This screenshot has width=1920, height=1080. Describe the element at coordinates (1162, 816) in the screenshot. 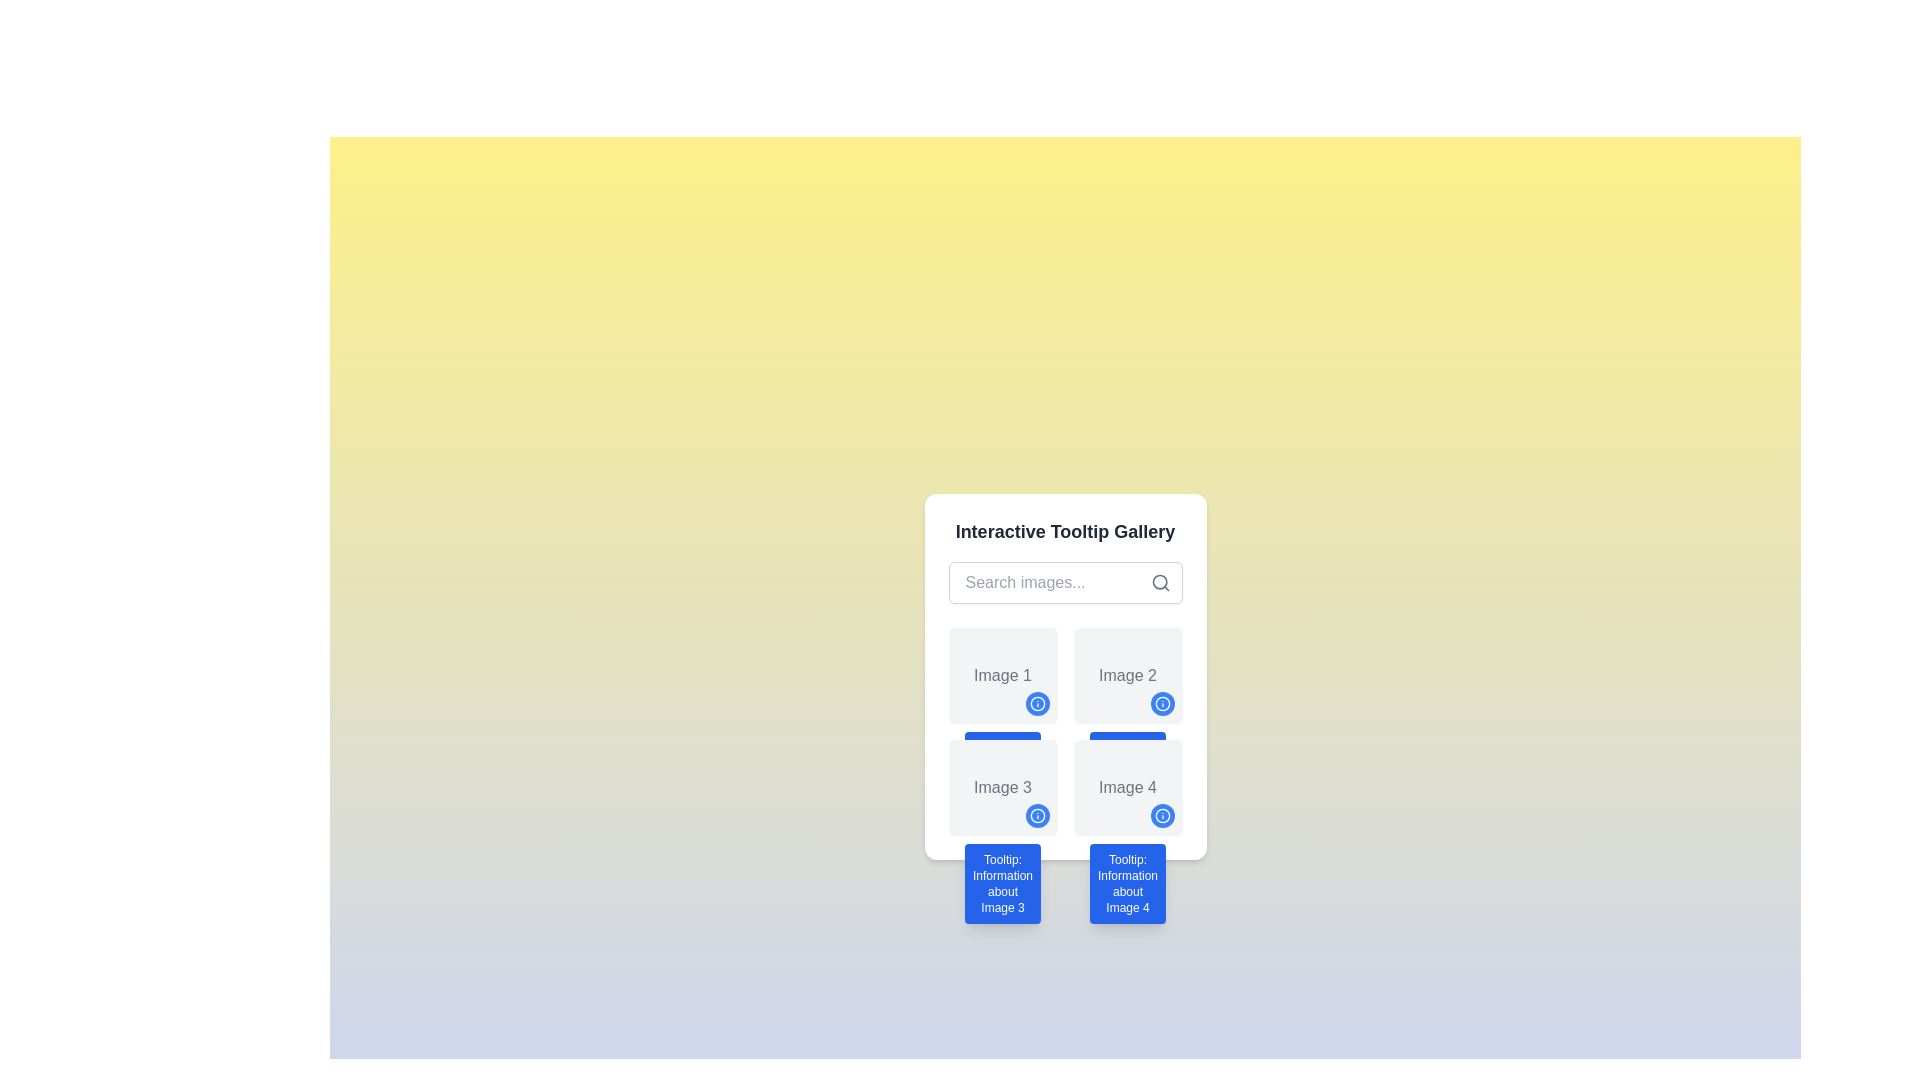

I see `the information icon, which is a circular outline with a small 'i' symbol in the center, located at the bottom-right corner of the fourth image in a grid layout` at that location.